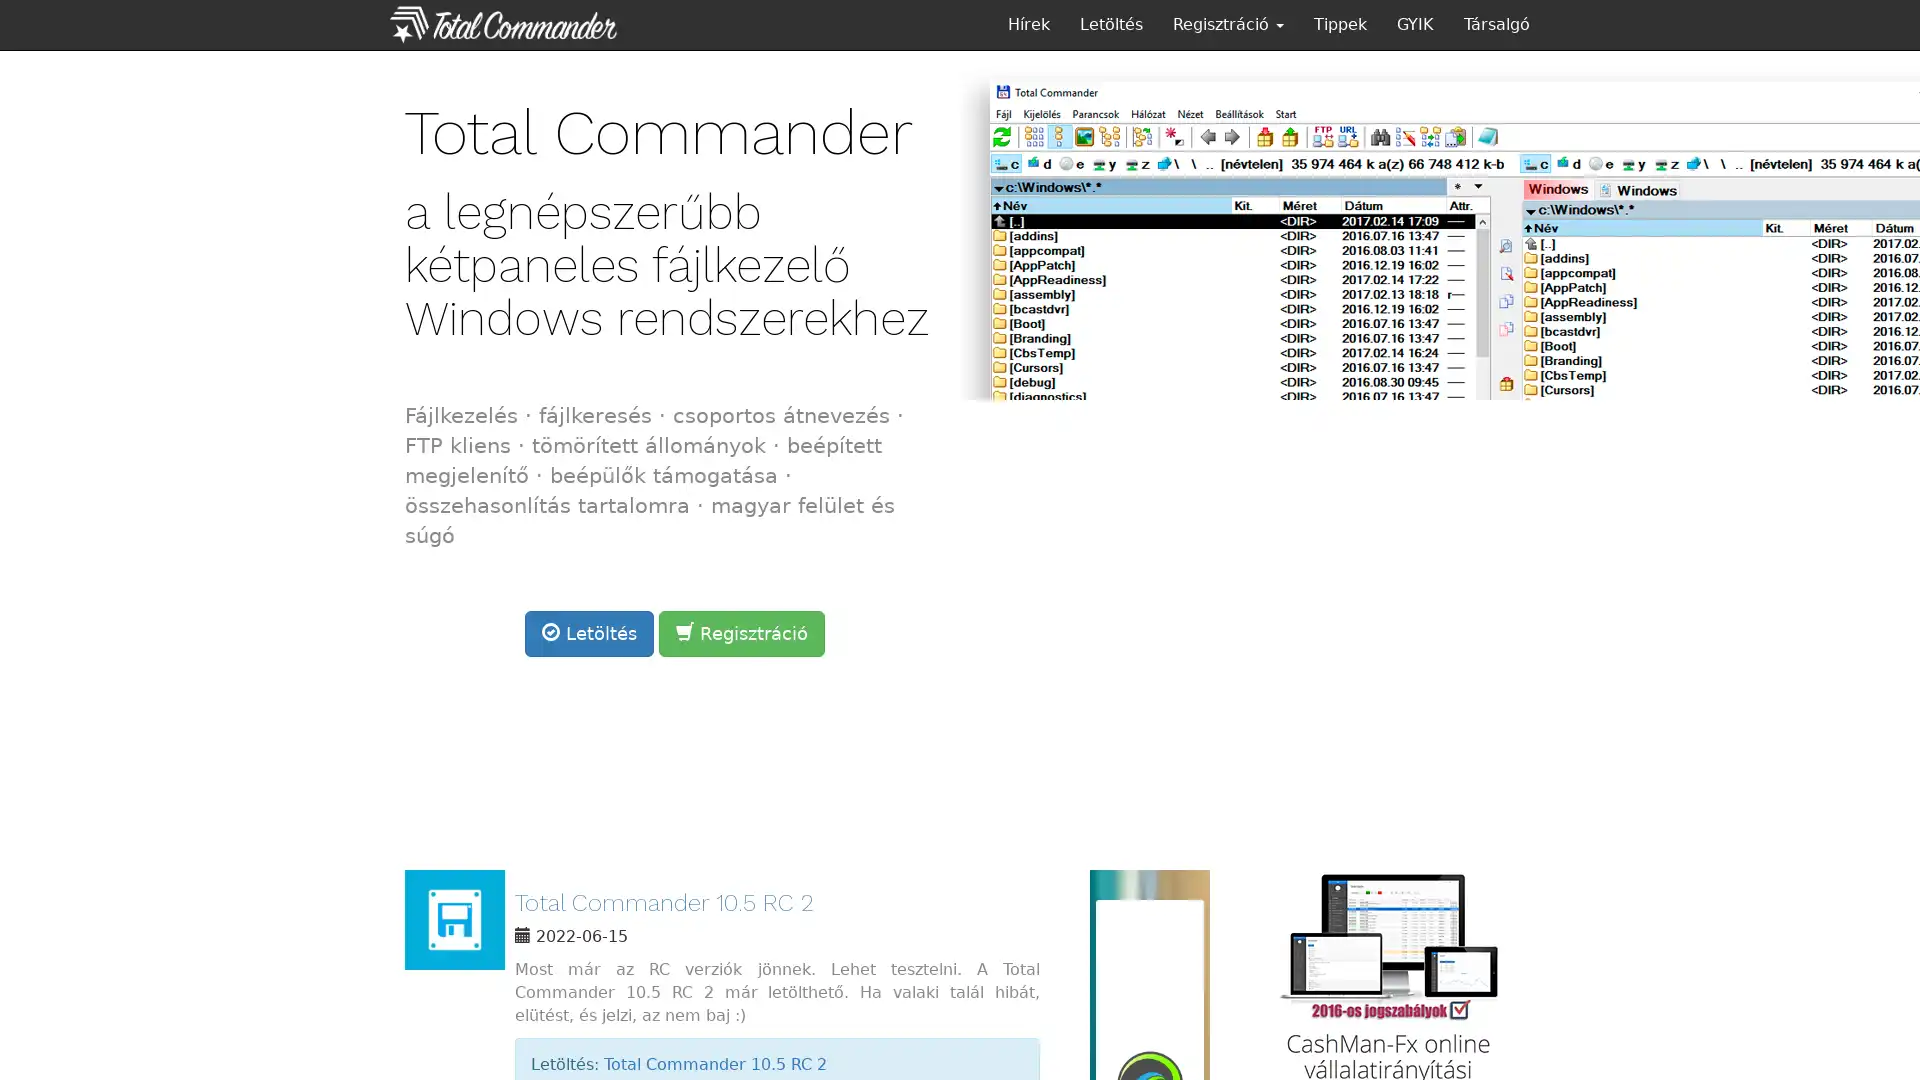  What do you see at coordinates (588, 632) in the screenshot?
I see `Letoltes` at bounding box center [588, 632].